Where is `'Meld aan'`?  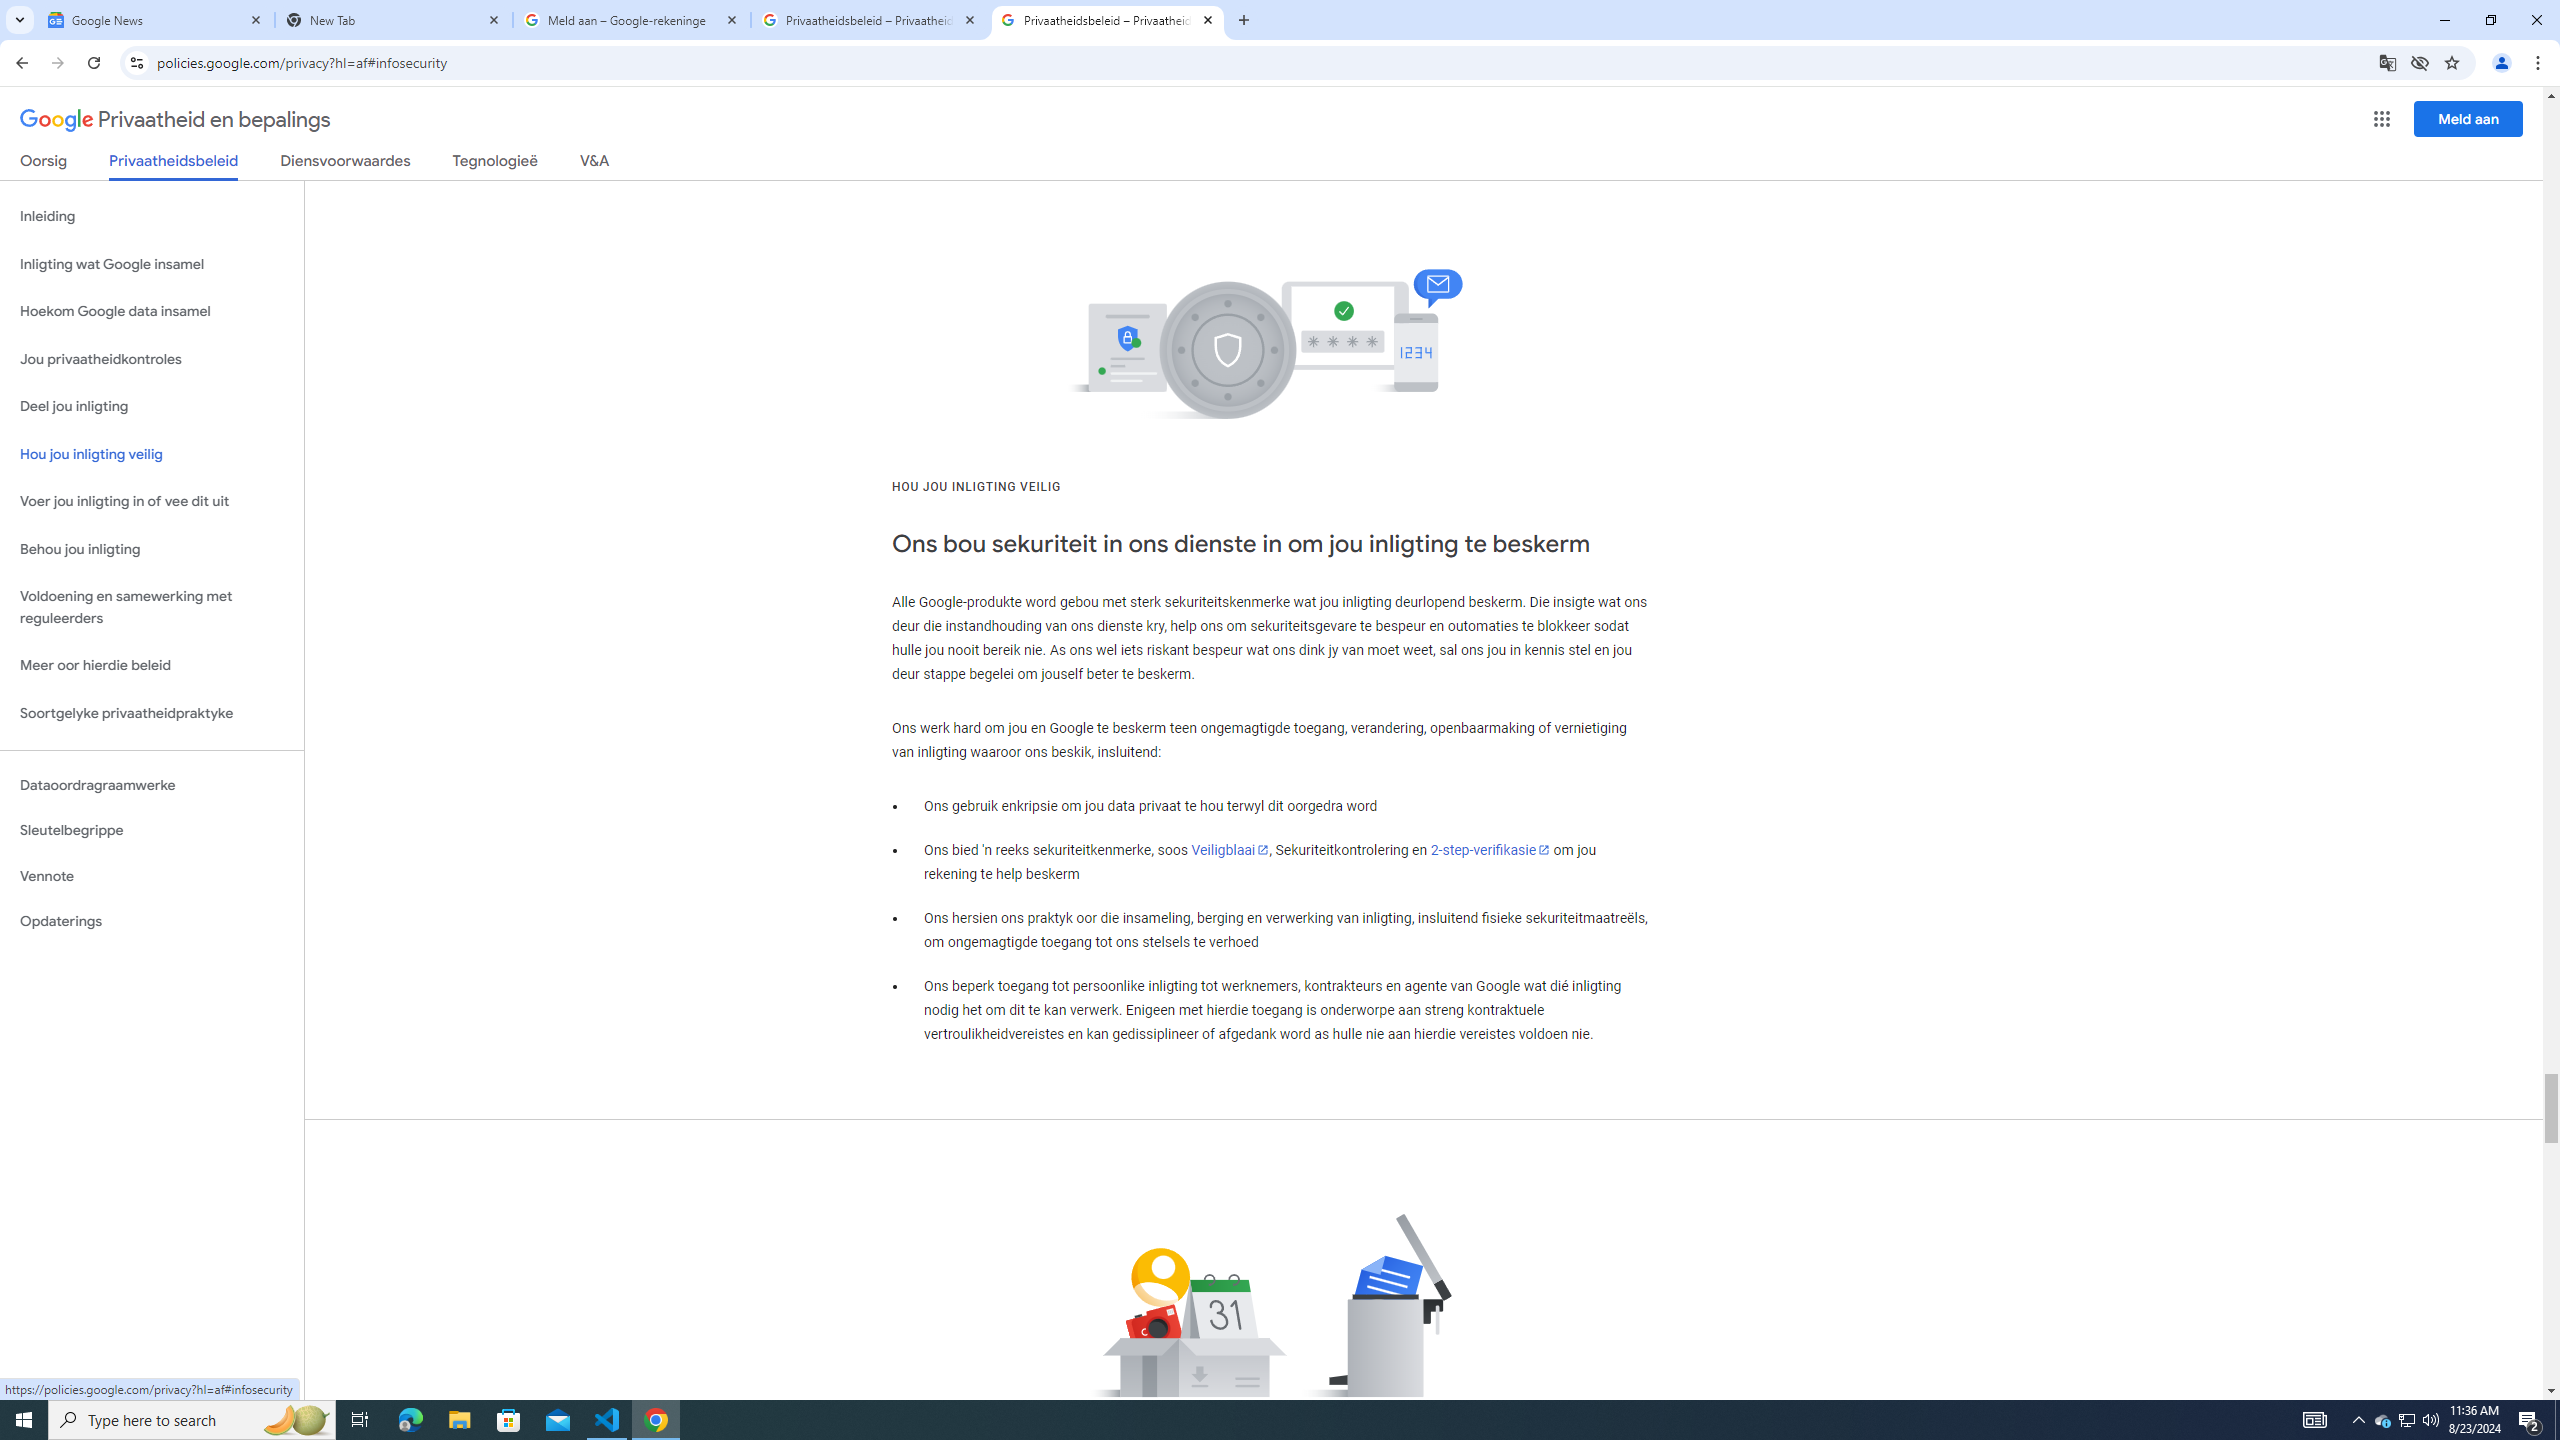
'Meld aan' is located at coordinates (2469, 118).